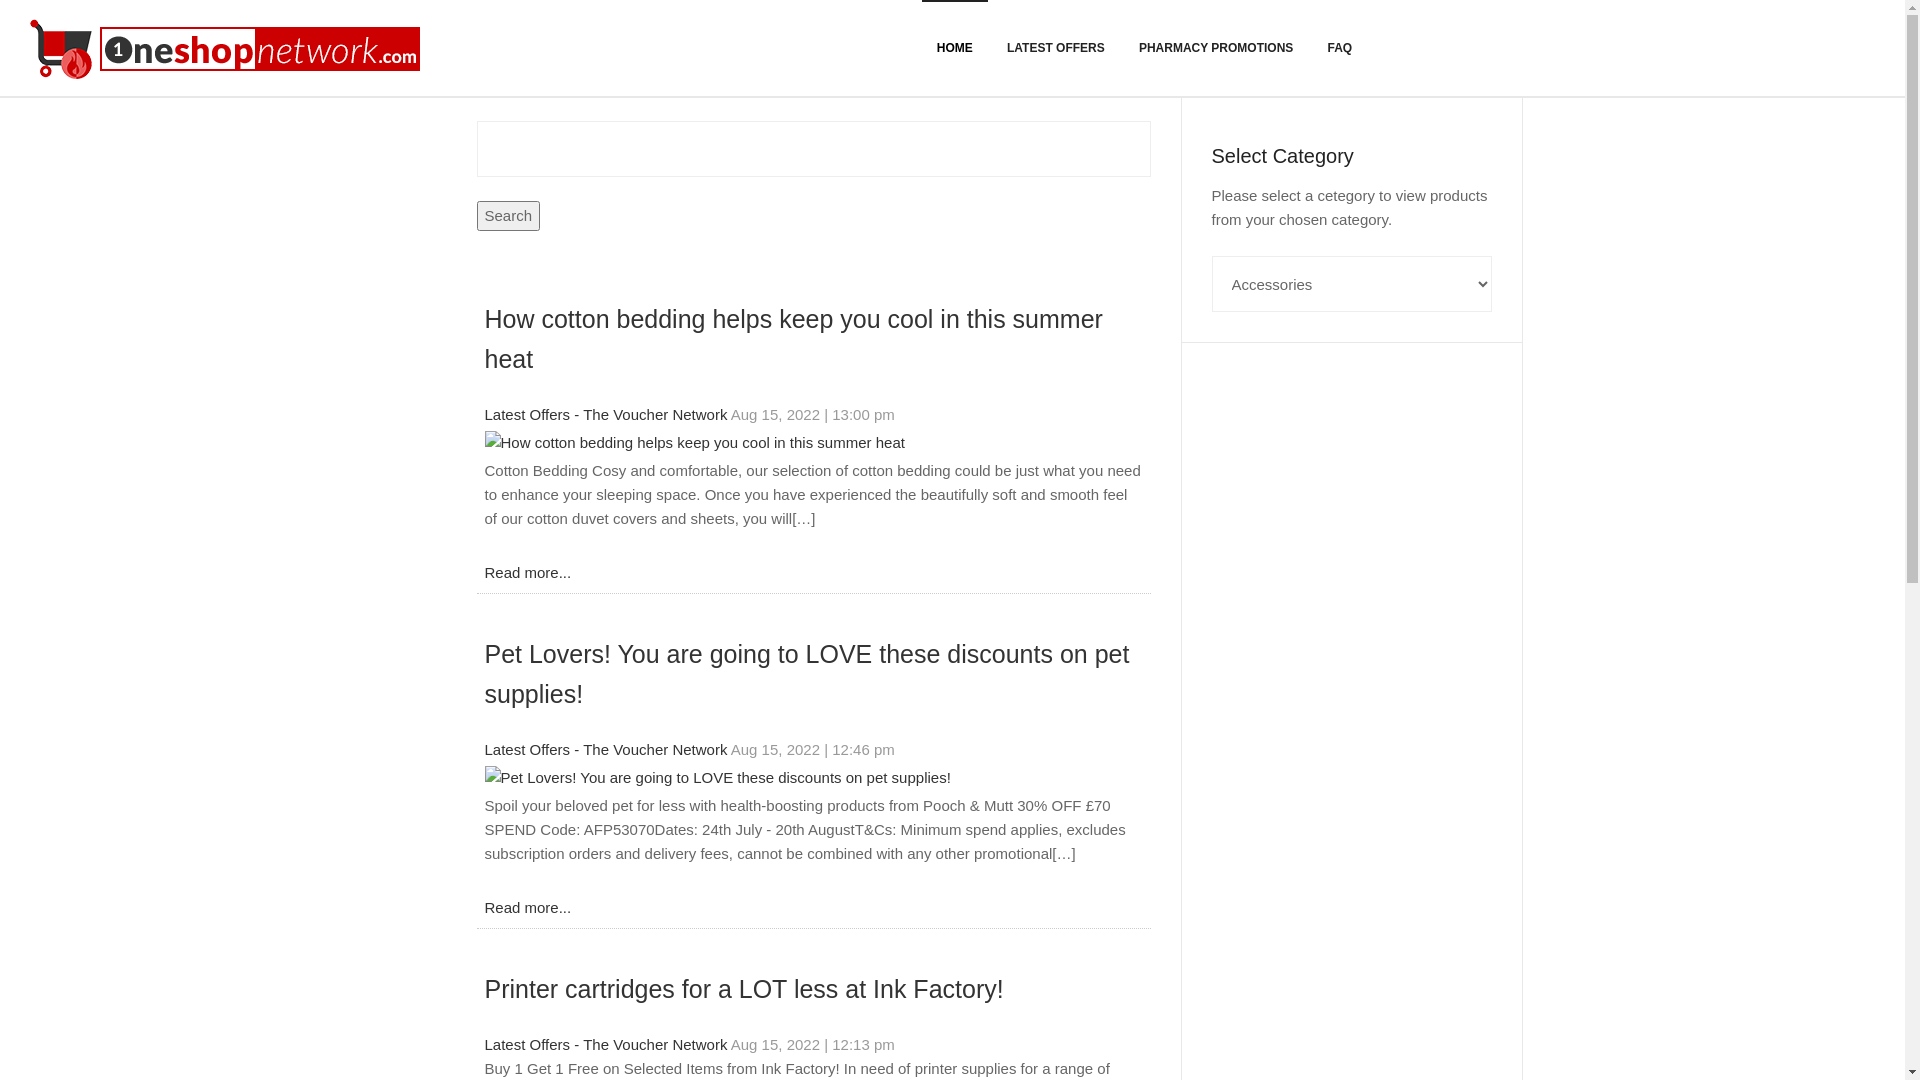 The image size is (1920, 1080). I want to click on 'Printer cartridges for a LOT less at Ink Factory!', so click(742, 988).